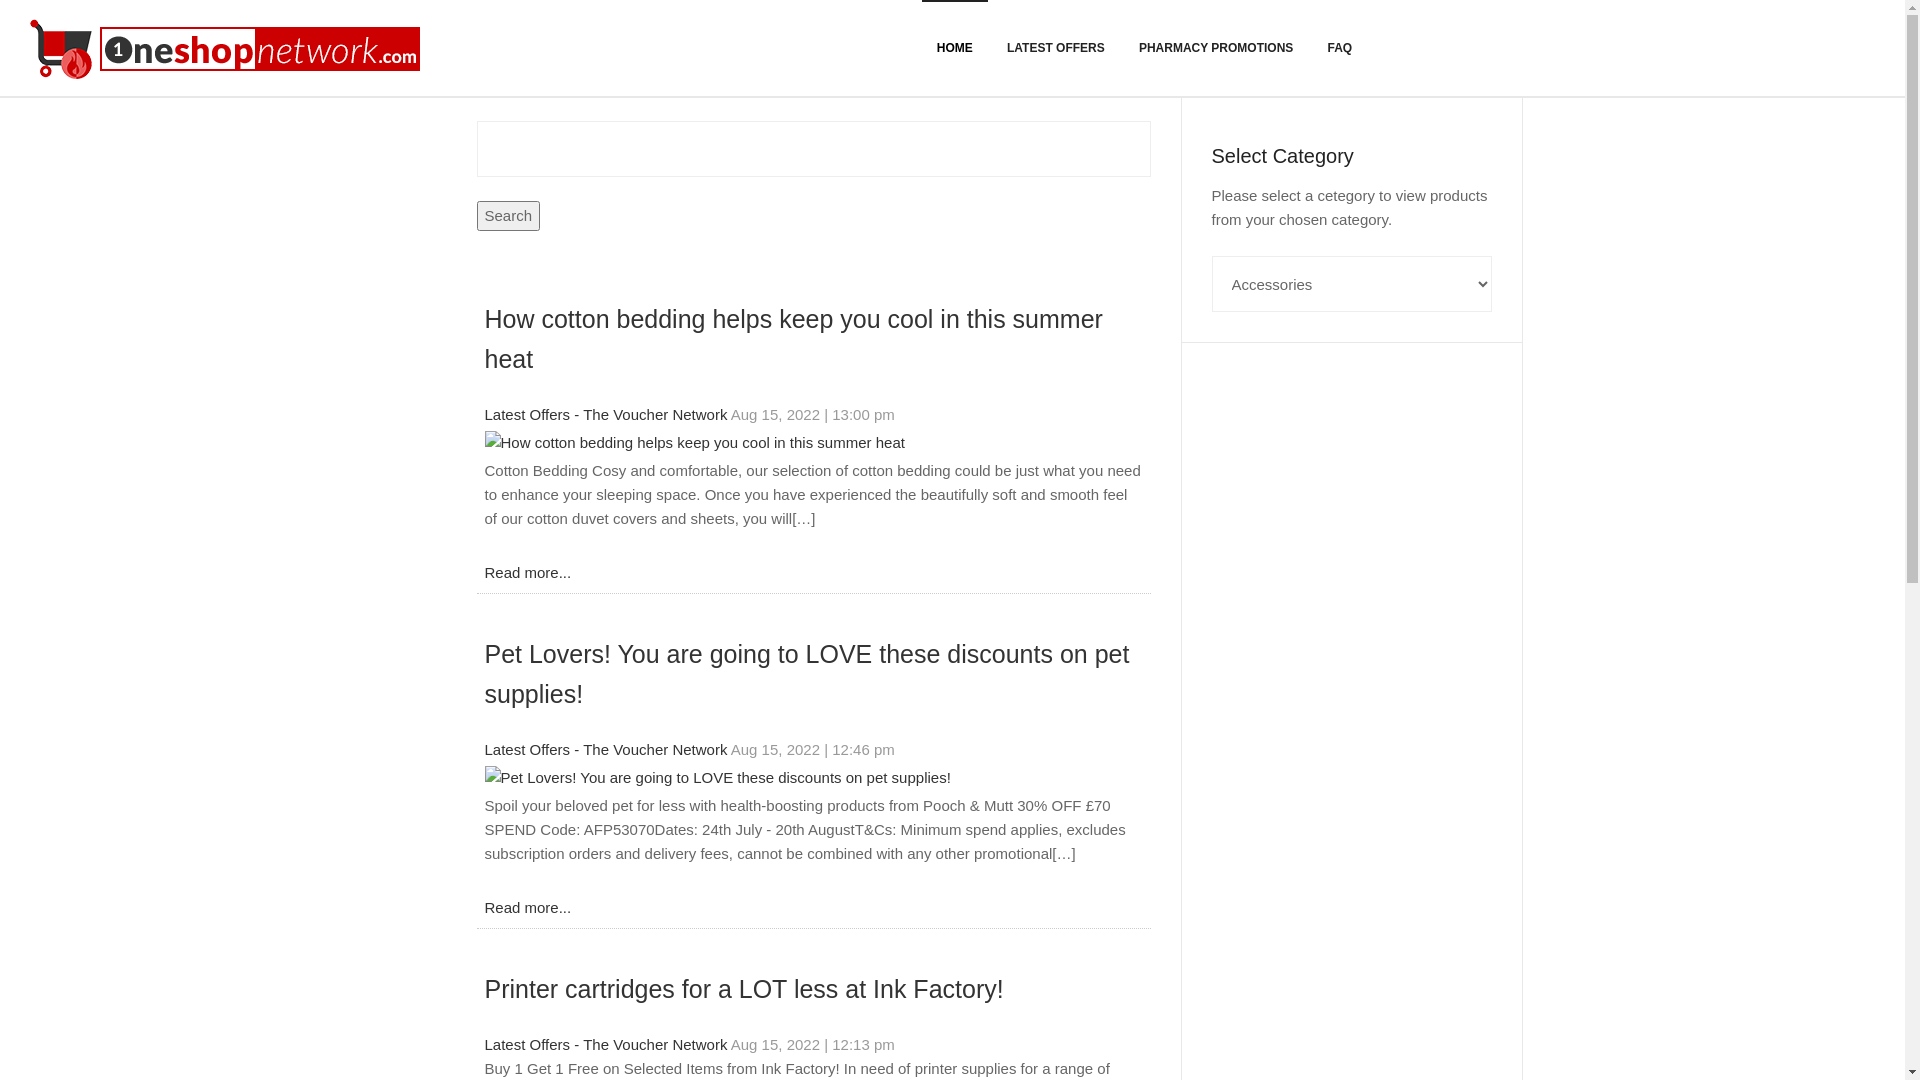 The image size is (1920, 1080). I want to click on 'Printer cartridges for a LOT less at Ink Factory!', so click(742, 988).